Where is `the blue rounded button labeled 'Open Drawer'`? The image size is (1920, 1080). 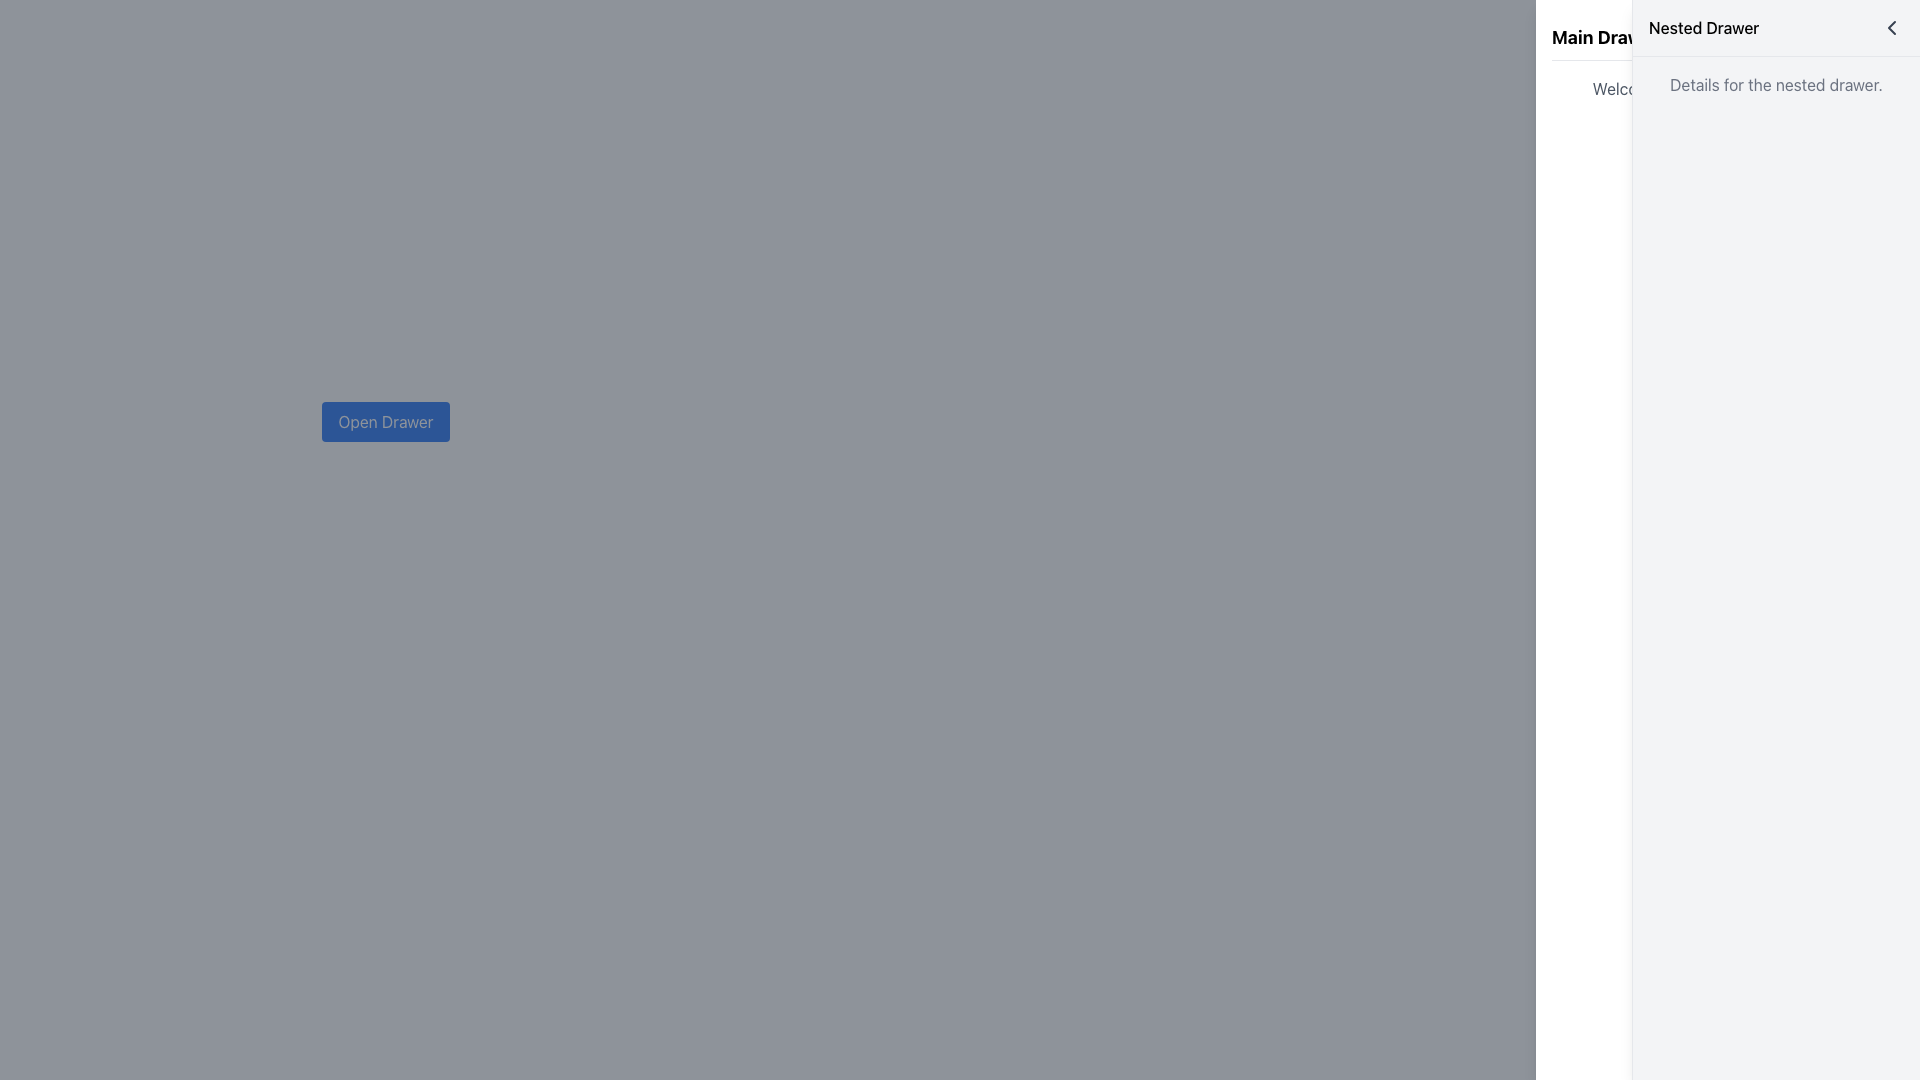
the blue rounded button labeled 'Open Drawer' is located at coordinates (385, 420).